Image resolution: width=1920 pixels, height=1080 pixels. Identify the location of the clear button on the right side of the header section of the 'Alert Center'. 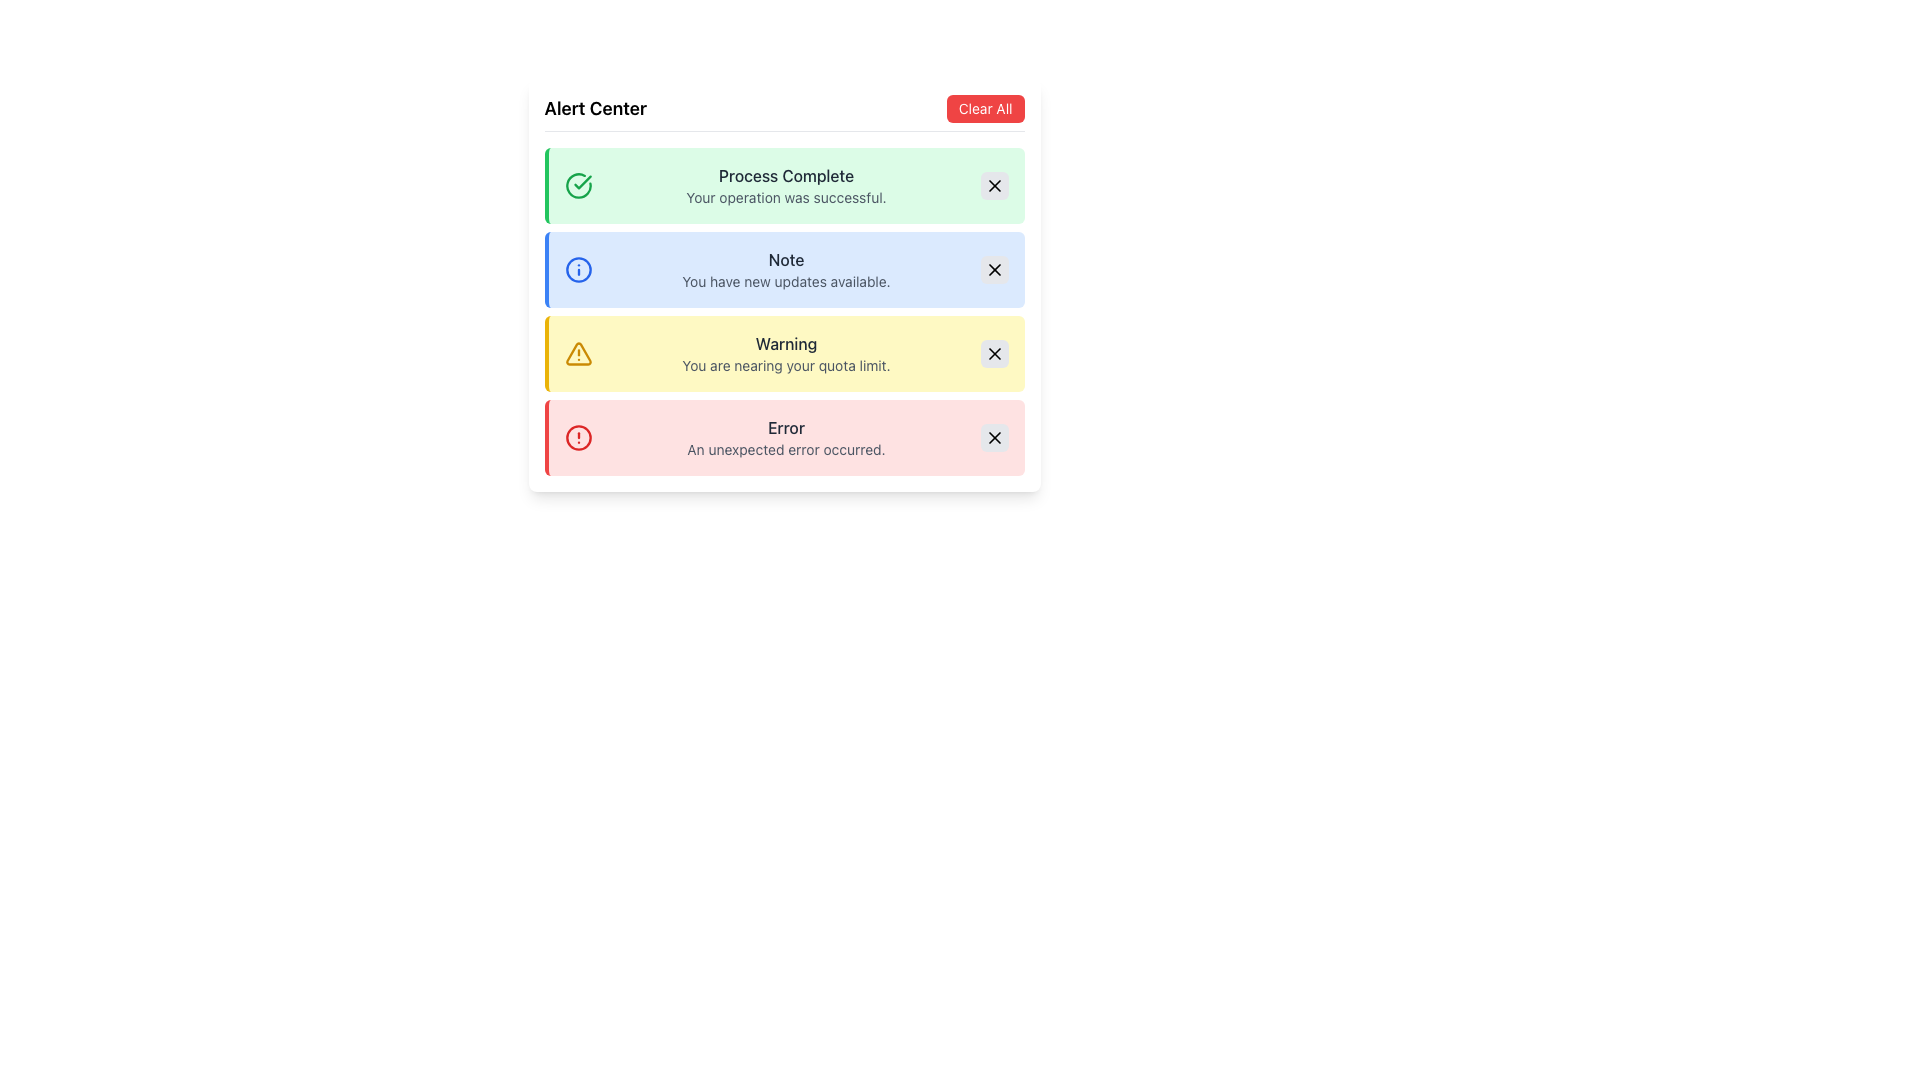
(985, 108).